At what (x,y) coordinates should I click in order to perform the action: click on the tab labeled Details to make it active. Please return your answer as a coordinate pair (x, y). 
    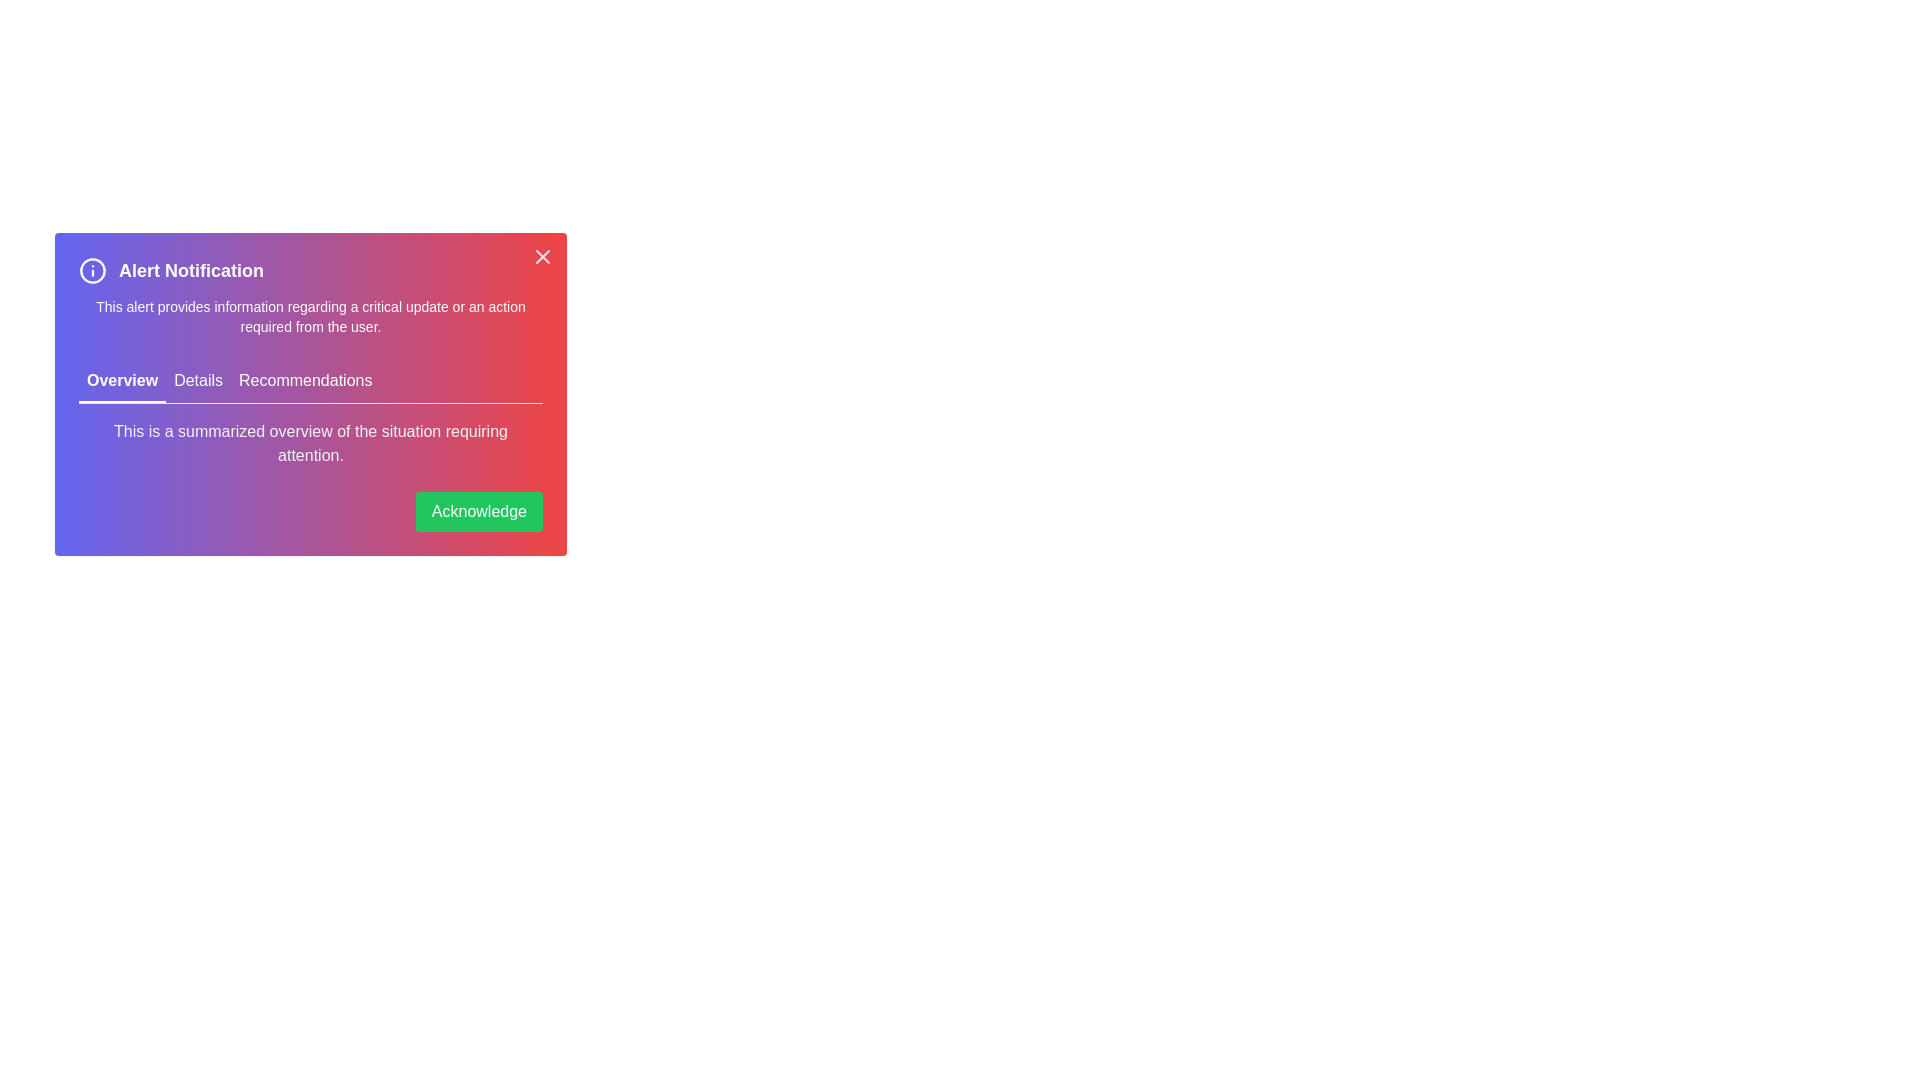
    Looking at the image, I should click on (198, 381).